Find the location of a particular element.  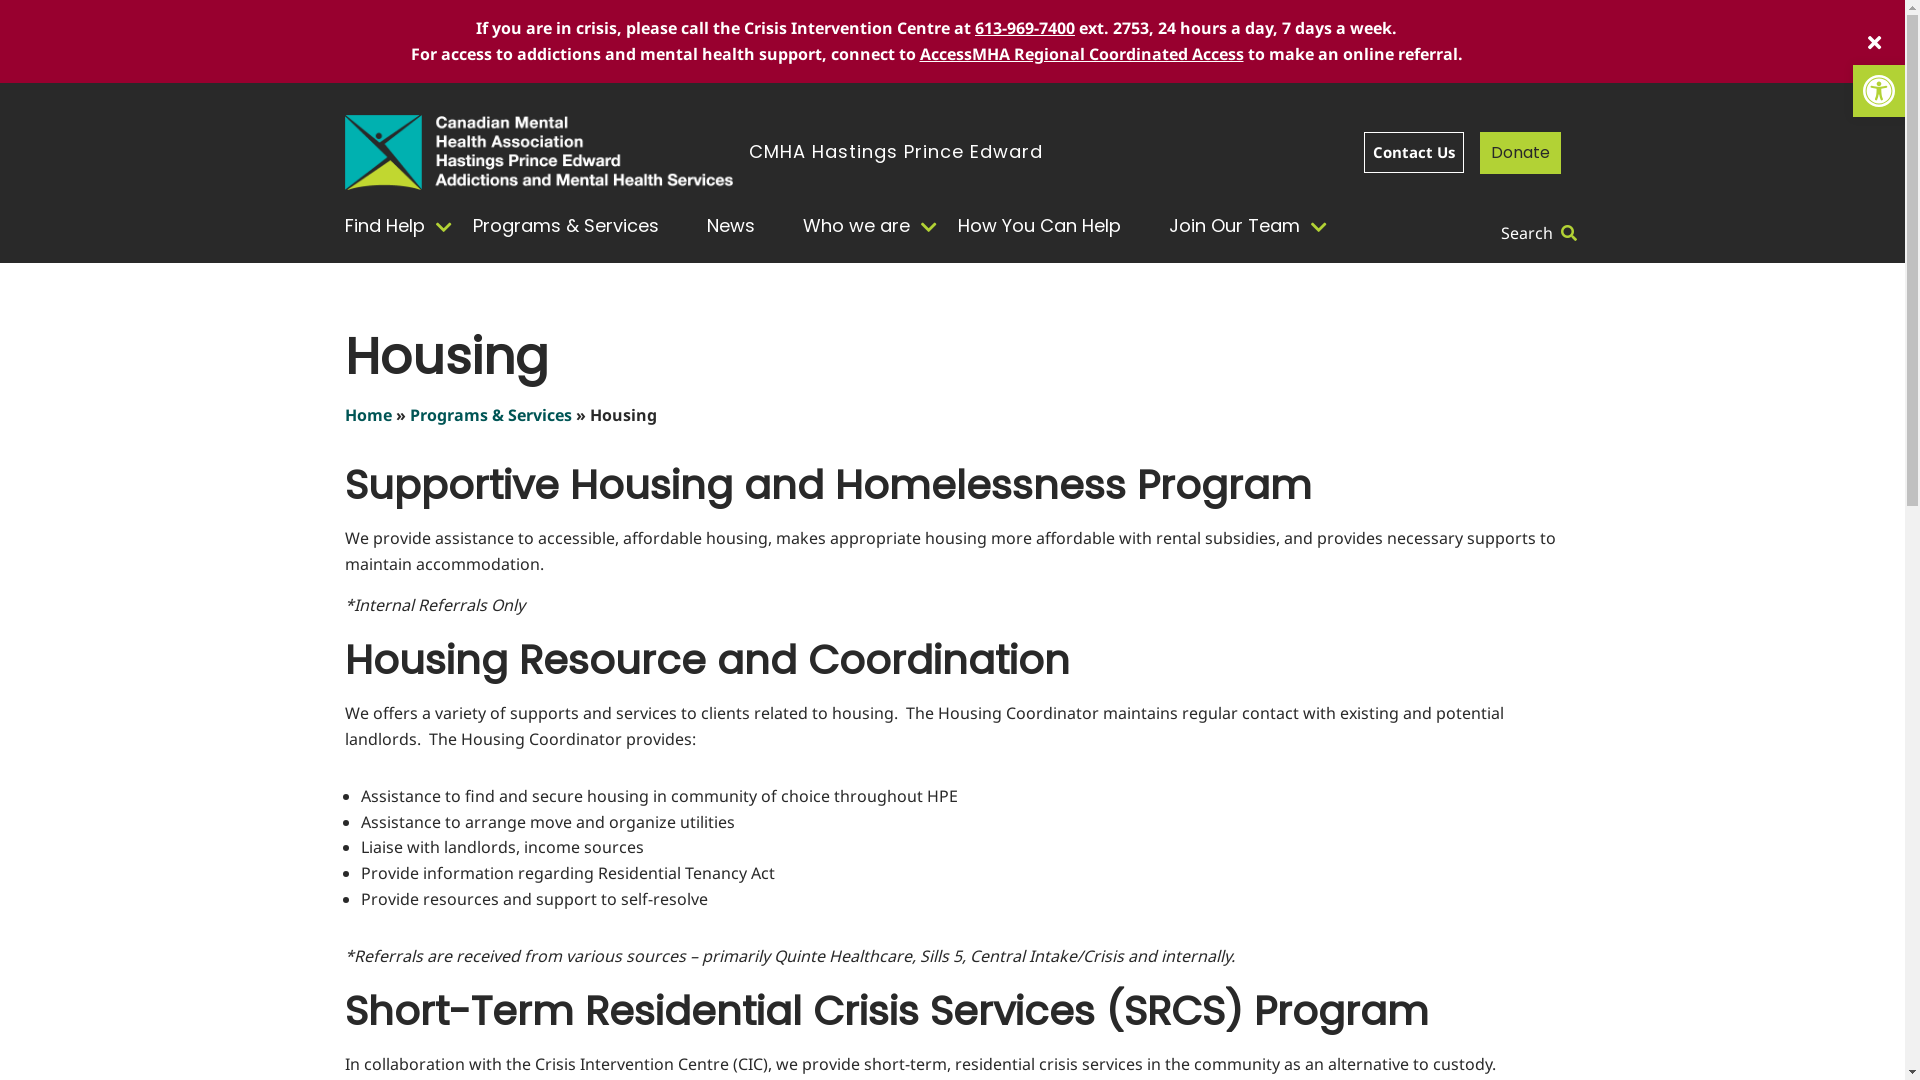

'613-969-7400' is located at coordinates (974, 27).